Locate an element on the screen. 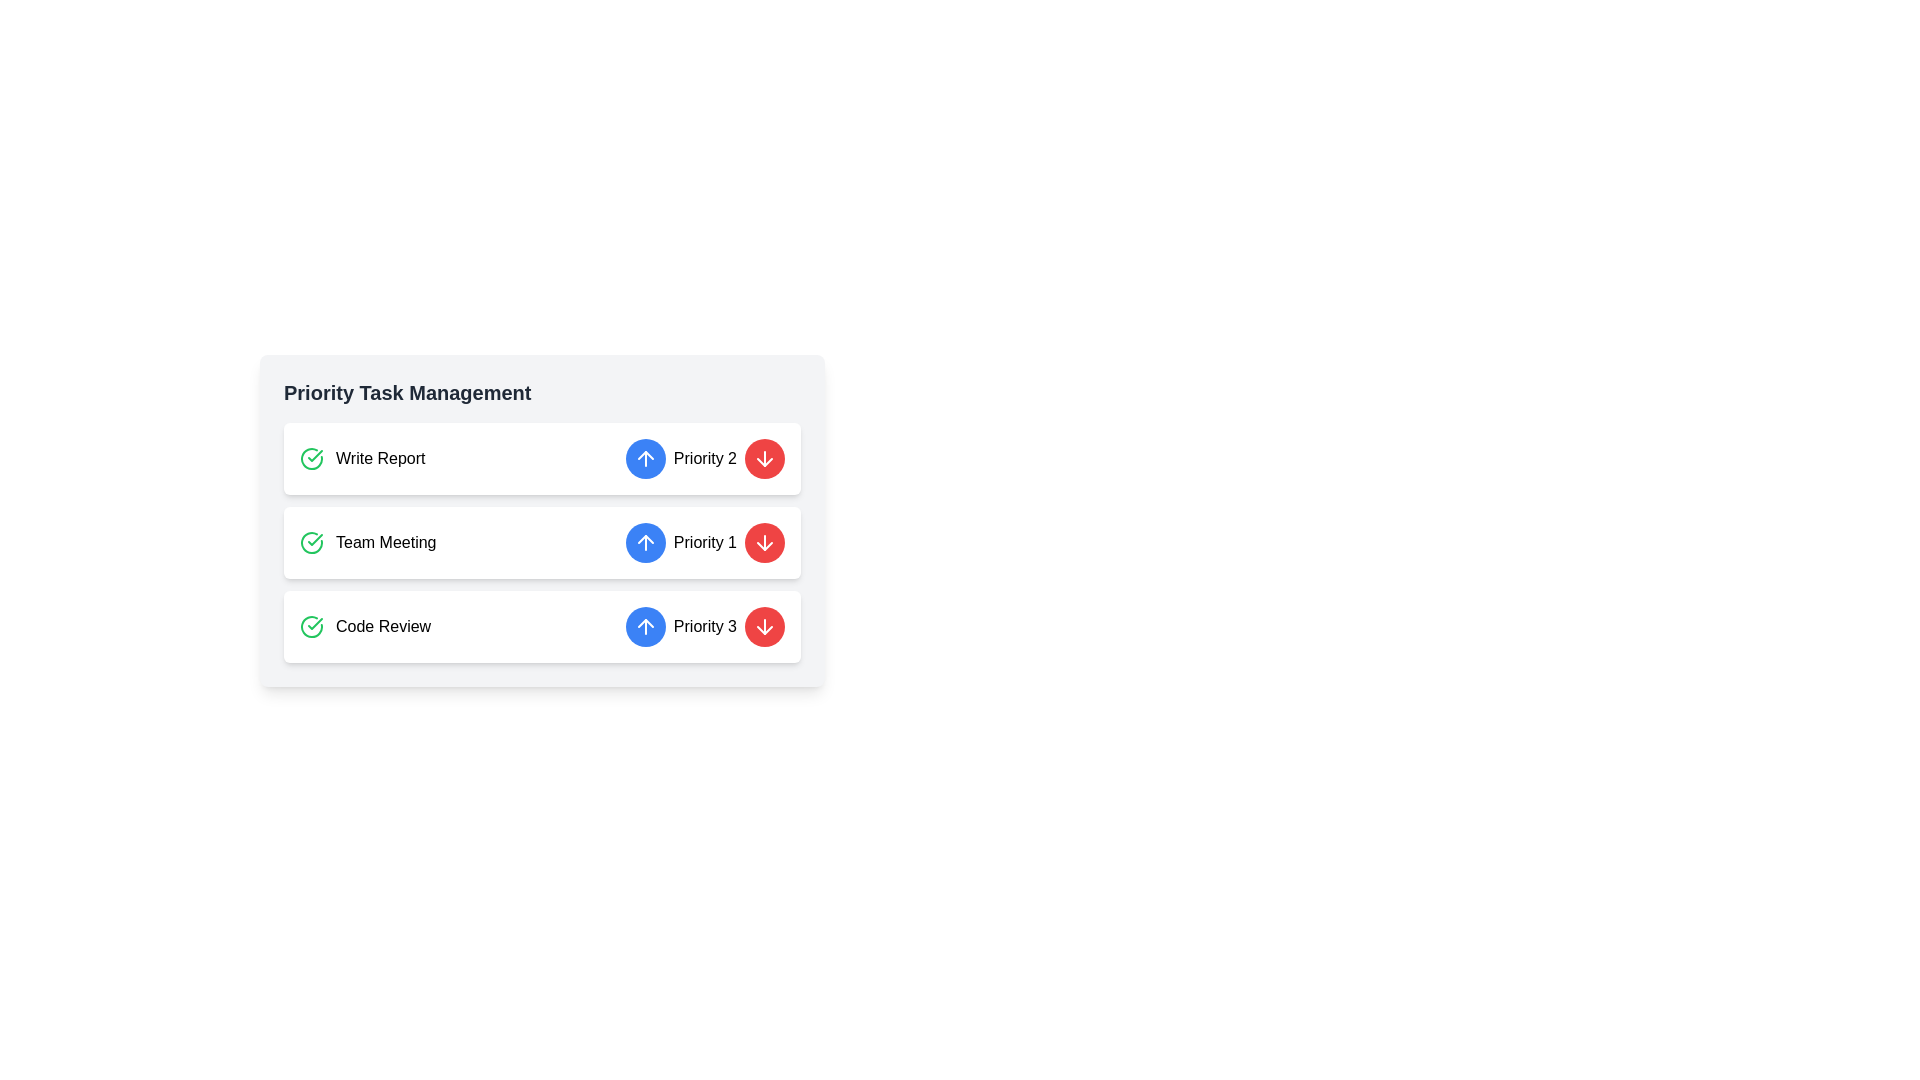 The height and width of the screenshot is (1080, 1920). the control button located to the right of the 'Priority 3' label to lower the priority of the associated item is located at coordinates (763, 626).